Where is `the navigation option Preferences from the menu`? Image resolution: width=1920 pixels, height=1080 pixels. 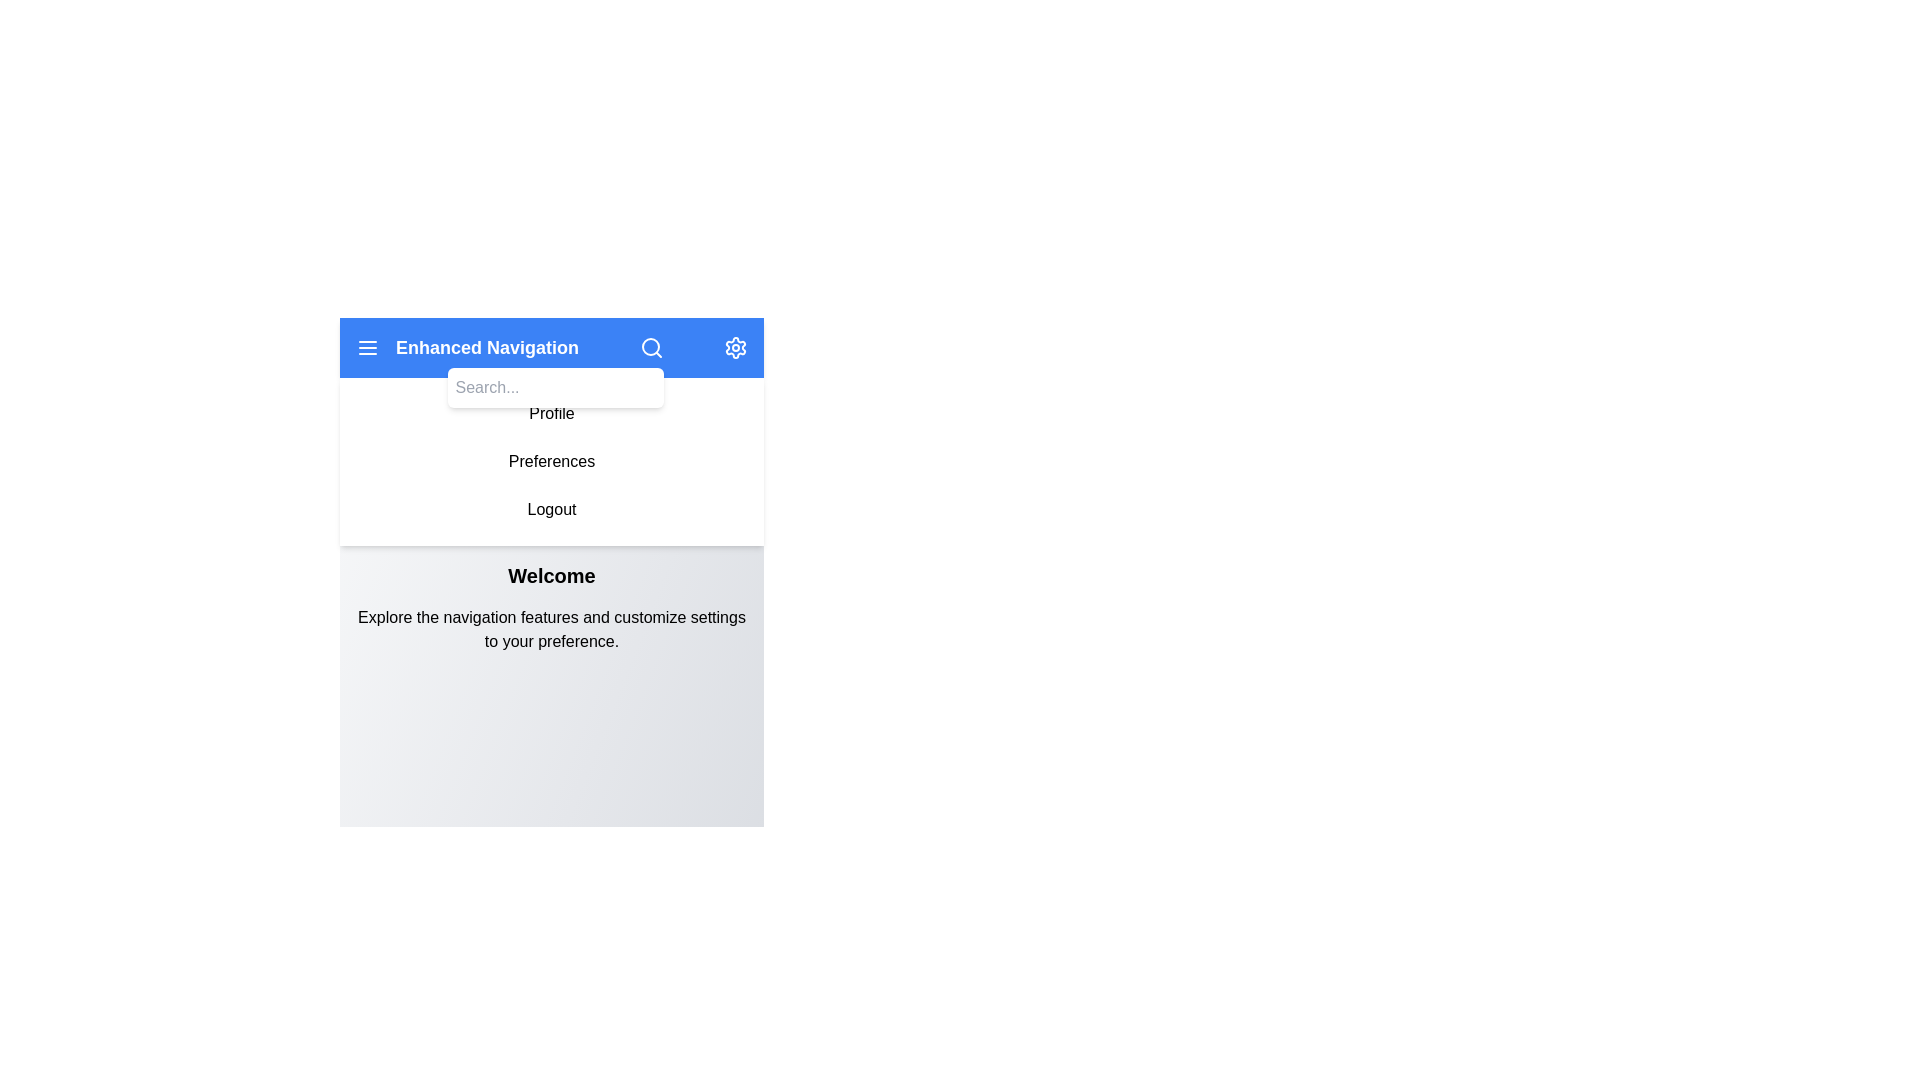
the navigation option Preferences from the menu is located at coordinates (552, 462).